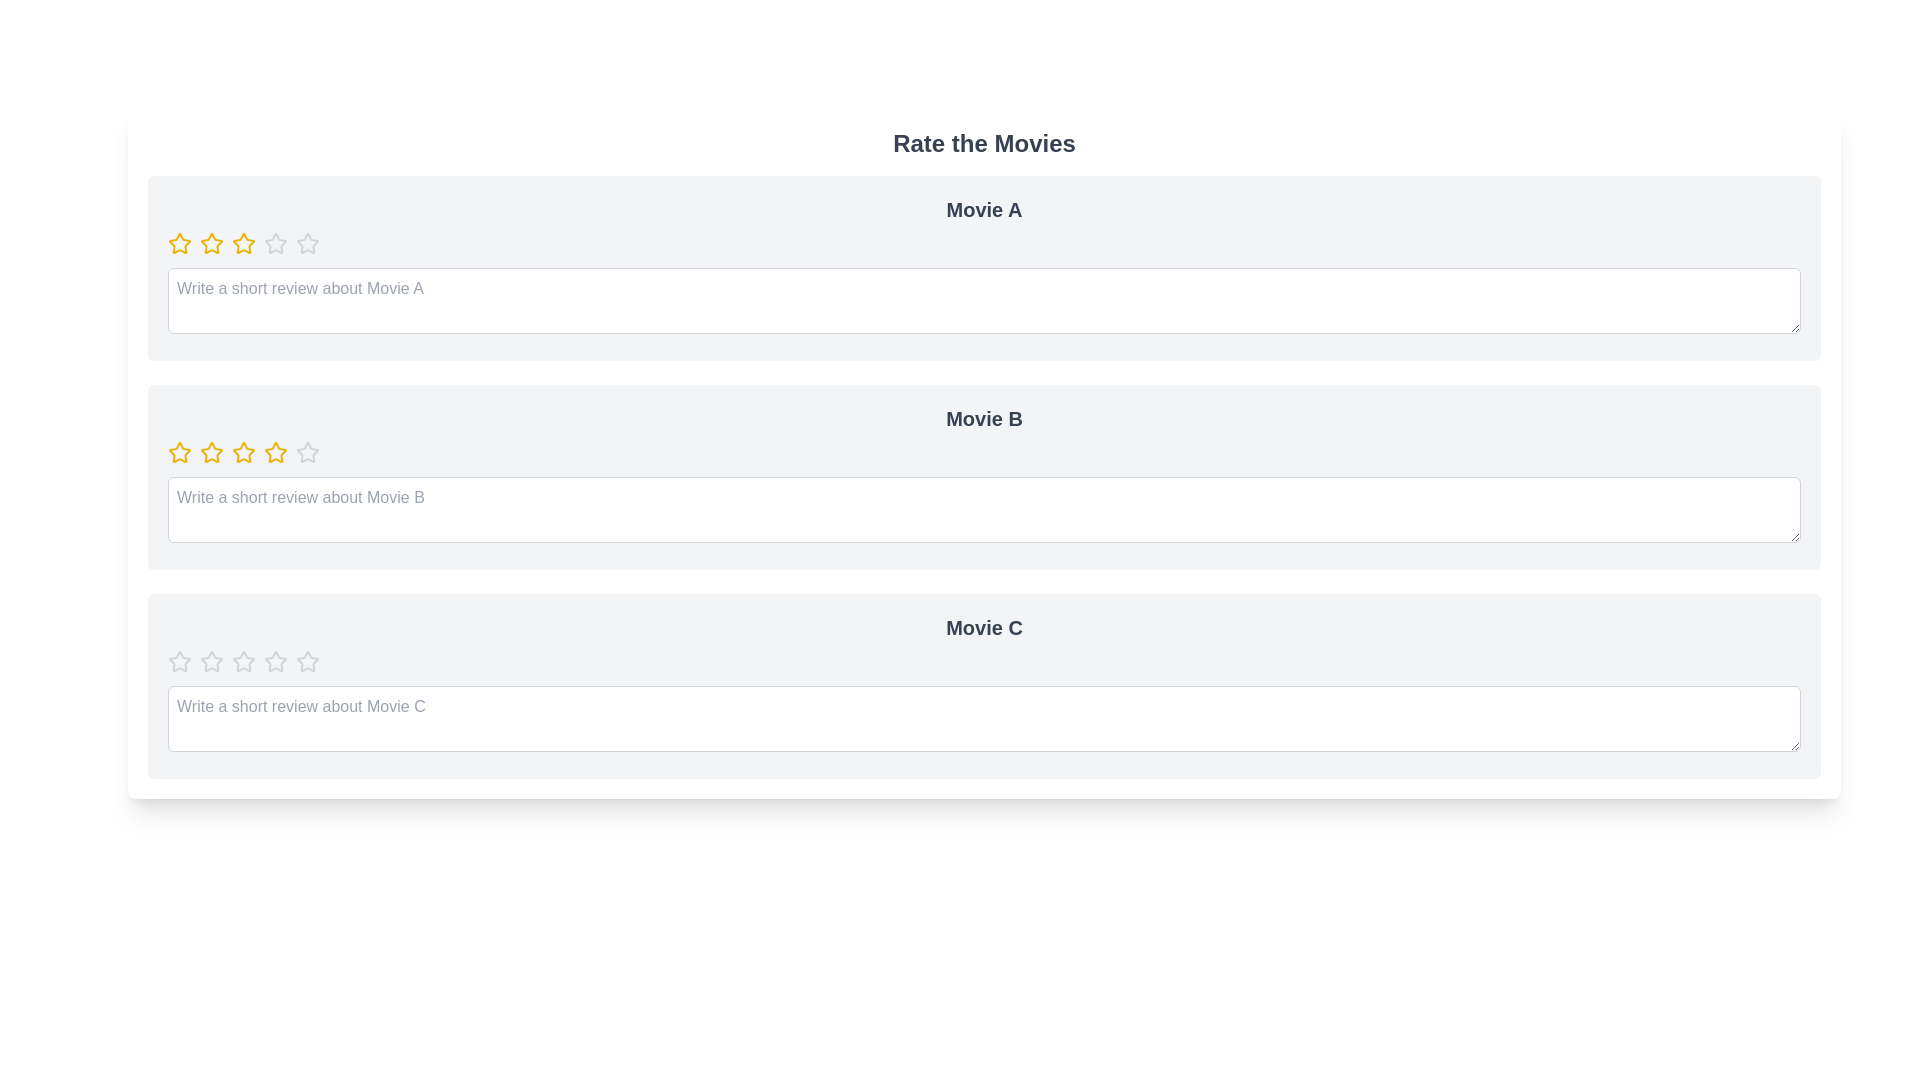 This screenshot has width=1920, height=1080. I want to click on the rating of a movie to 1 stars, so click(180, 242).